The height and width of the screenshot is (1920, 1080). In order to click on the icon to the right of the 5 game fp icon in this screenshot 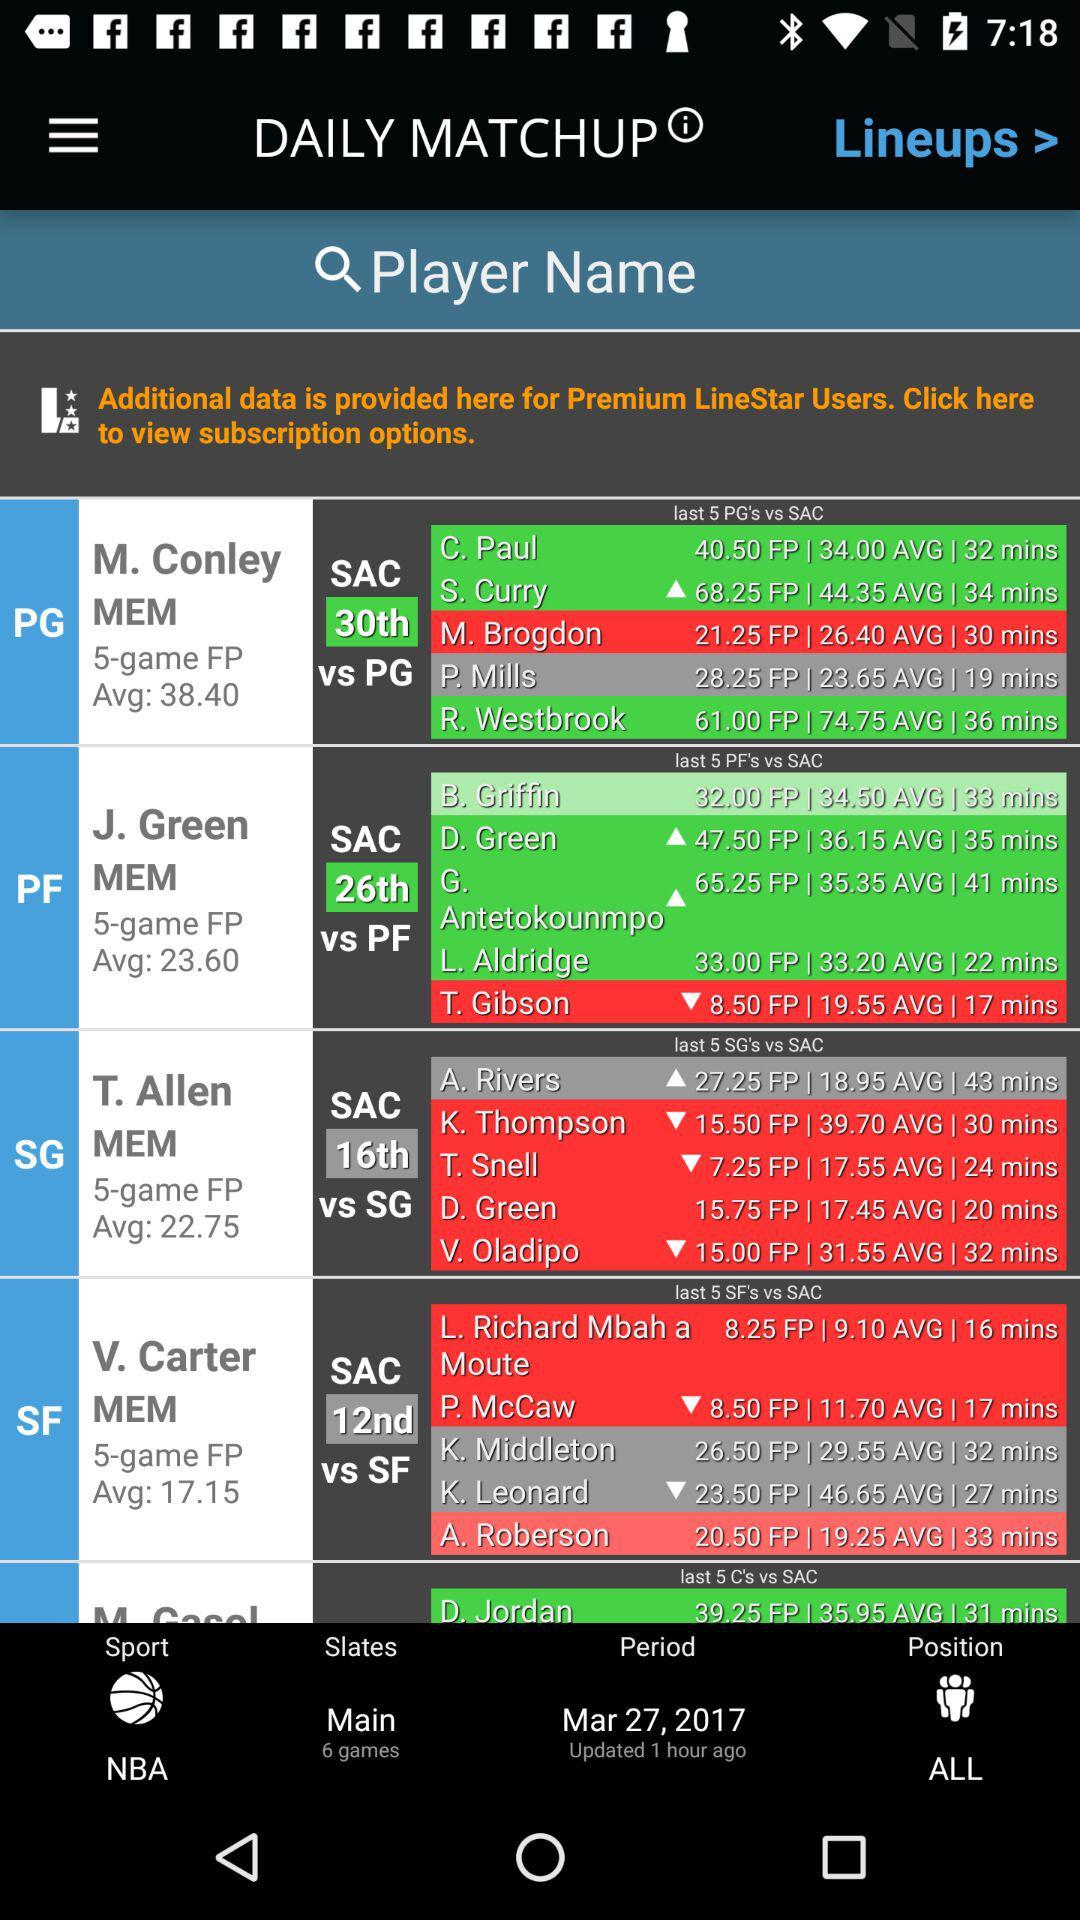, I will do `click(371, 1153)`.